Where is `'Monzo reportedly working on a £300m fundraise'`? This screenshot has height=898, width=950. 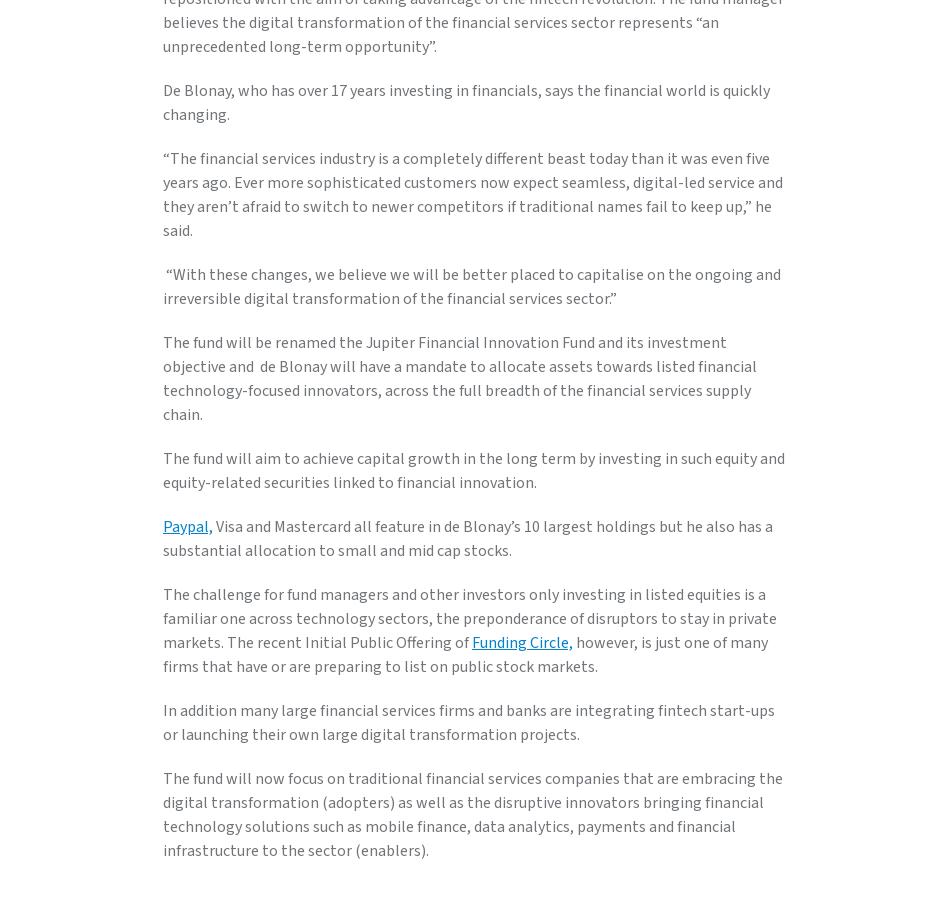
'Monzo reportedly working on a £300m fundraise' is located at coordinates (349, 88).